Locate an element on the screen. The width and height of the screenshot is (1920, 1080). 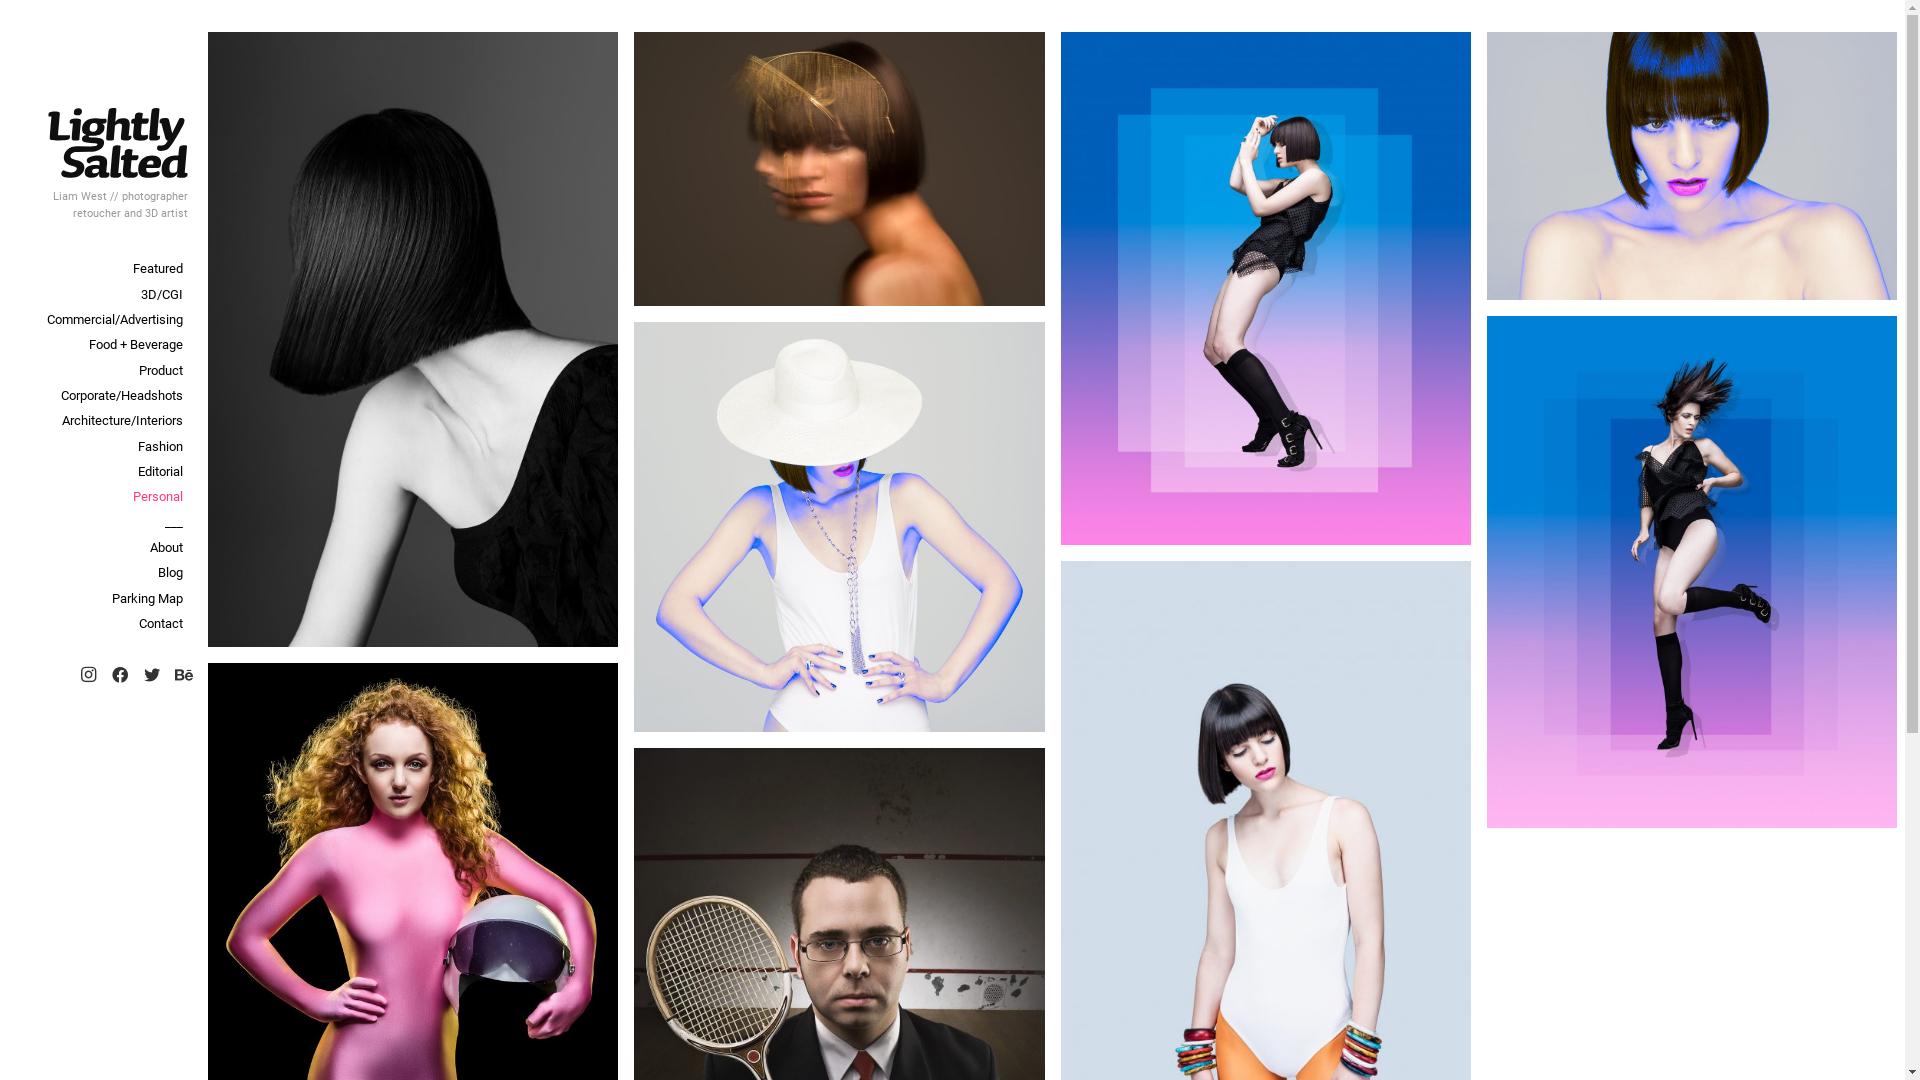
'108-LilyHabermehl_1213_web' is located at coordinates (1264, 288).